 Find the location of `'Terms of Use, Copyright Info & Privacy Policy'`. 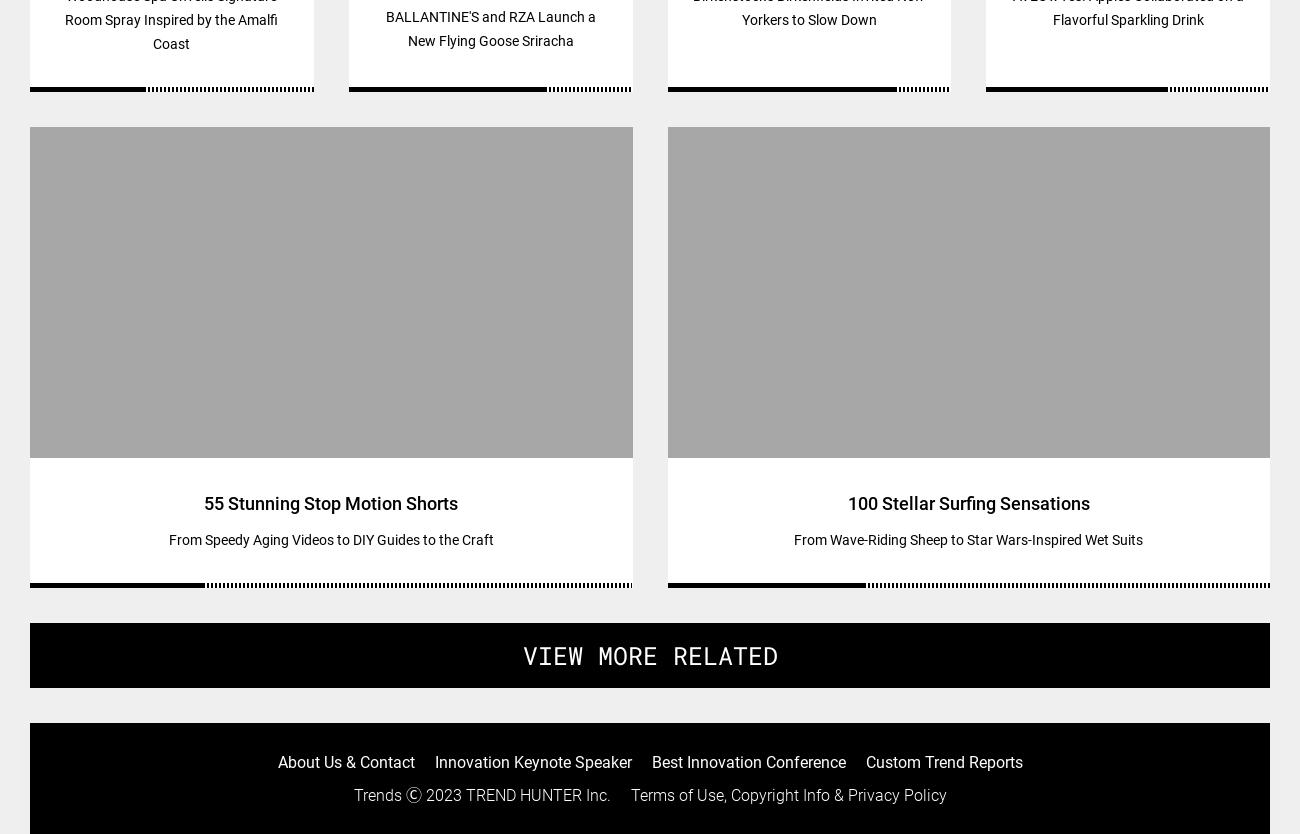

'Terms of Use, Copyright Info & Privacy Policy' is located at coordinates (787, 794).